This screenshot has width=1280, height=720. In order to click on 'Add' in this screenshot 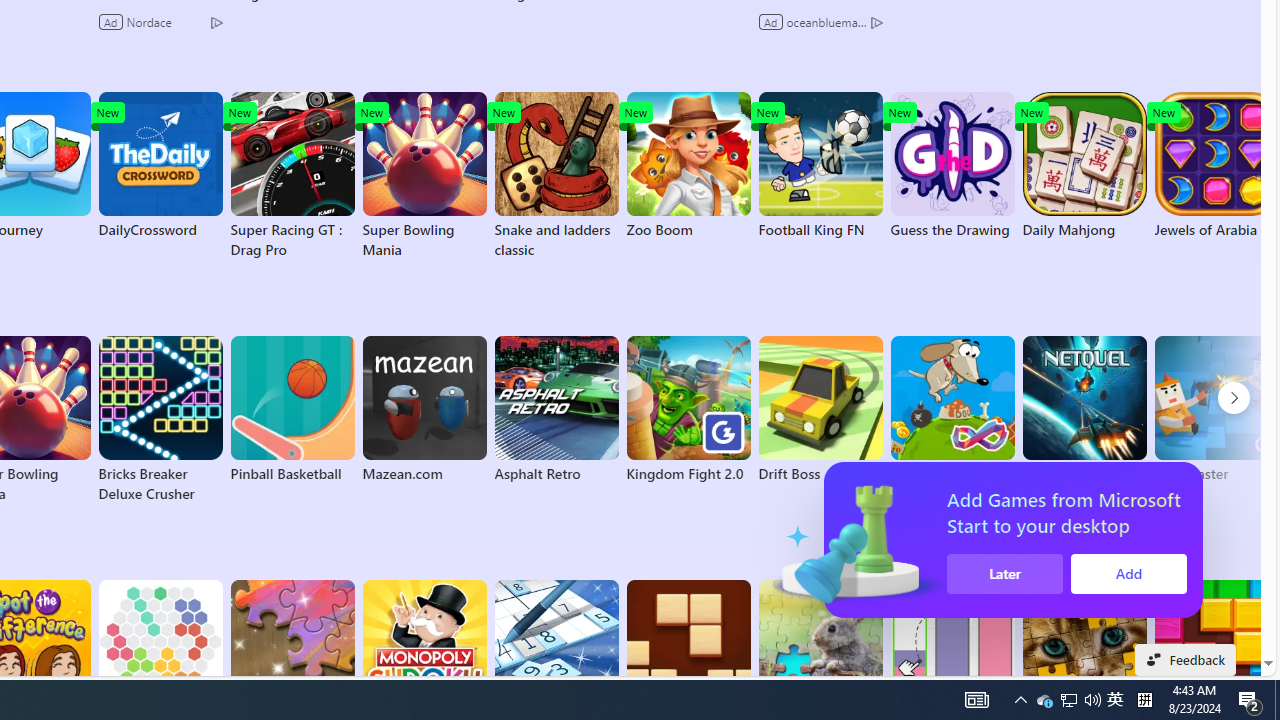, I will do `click(1136, 573)`.